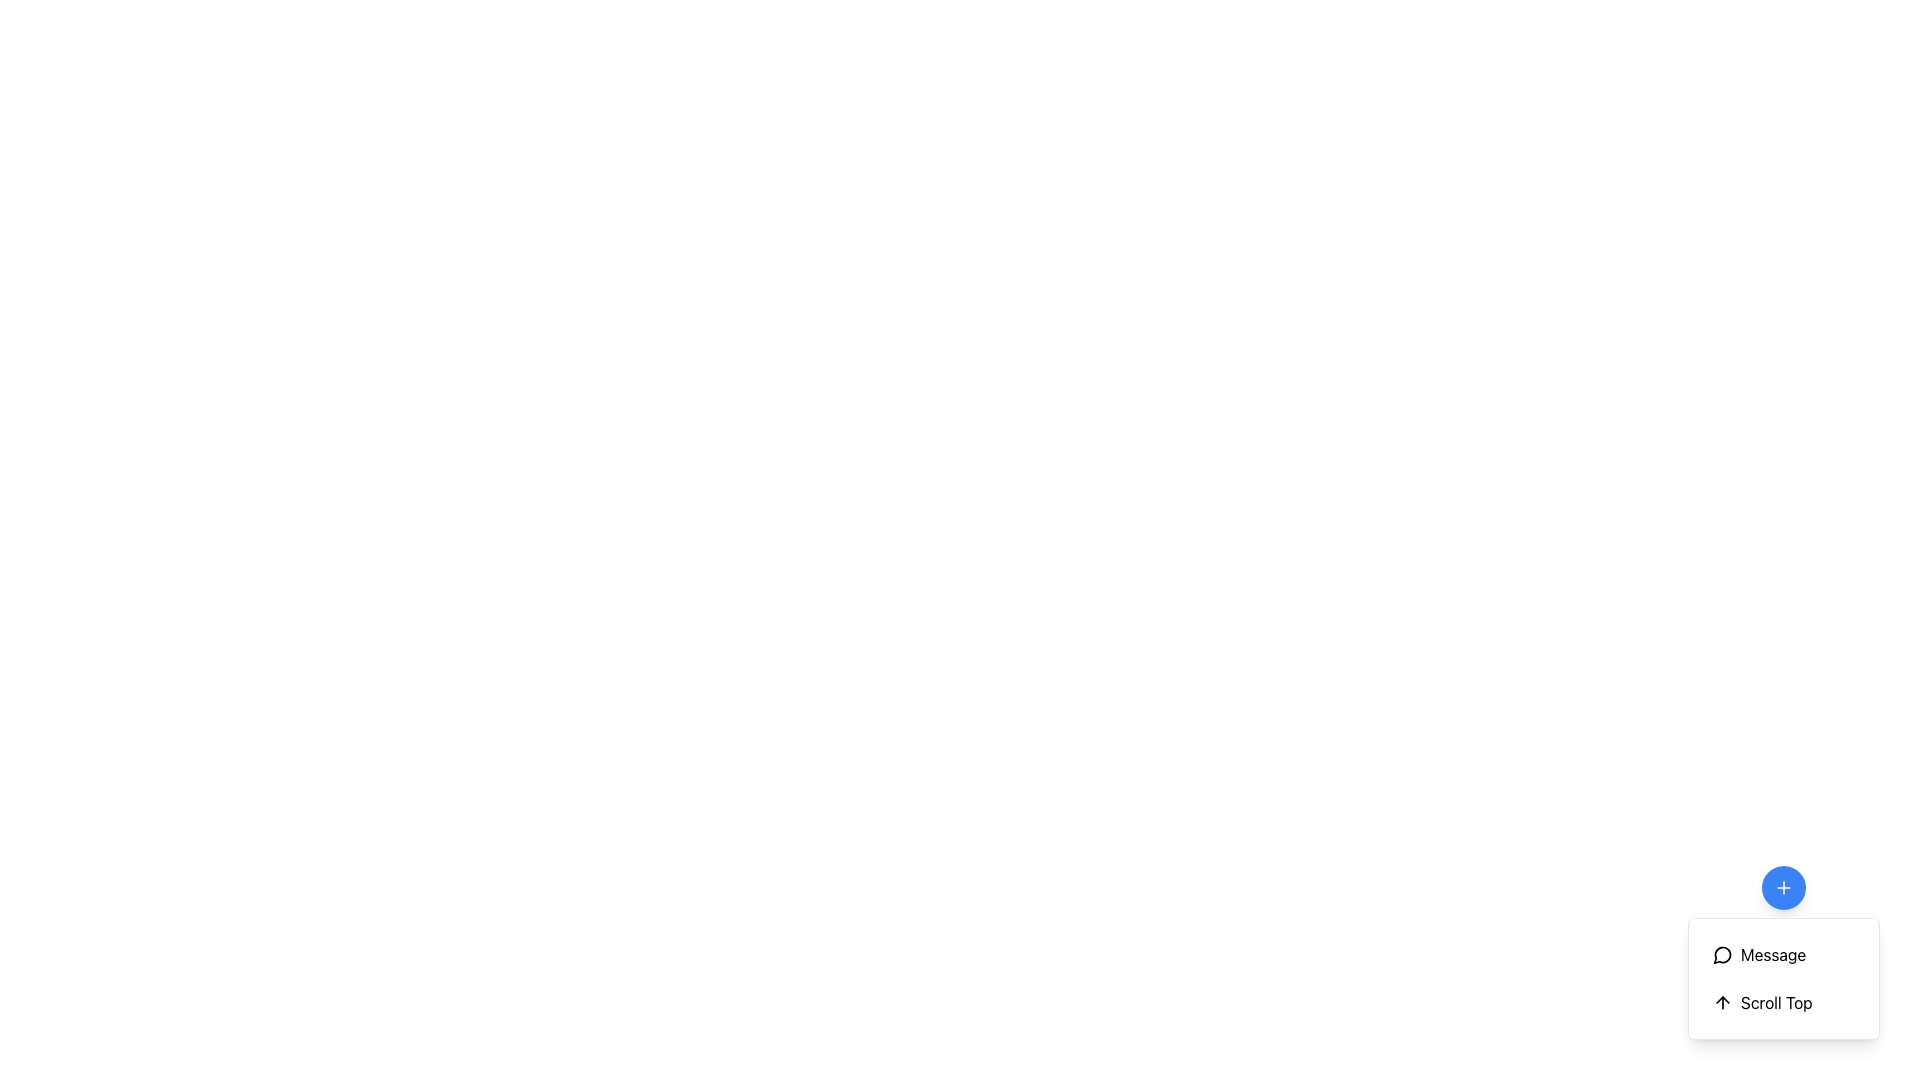 Image resolution: width=1920 pixels, height=1080 pixels. What do you see at coordinates (1784, 886) in the screenshot?
I see `the circular blue button with a white cross icon located at the bottom-right corner of the interface for visual feedback` at bounding box center [1784, 886].